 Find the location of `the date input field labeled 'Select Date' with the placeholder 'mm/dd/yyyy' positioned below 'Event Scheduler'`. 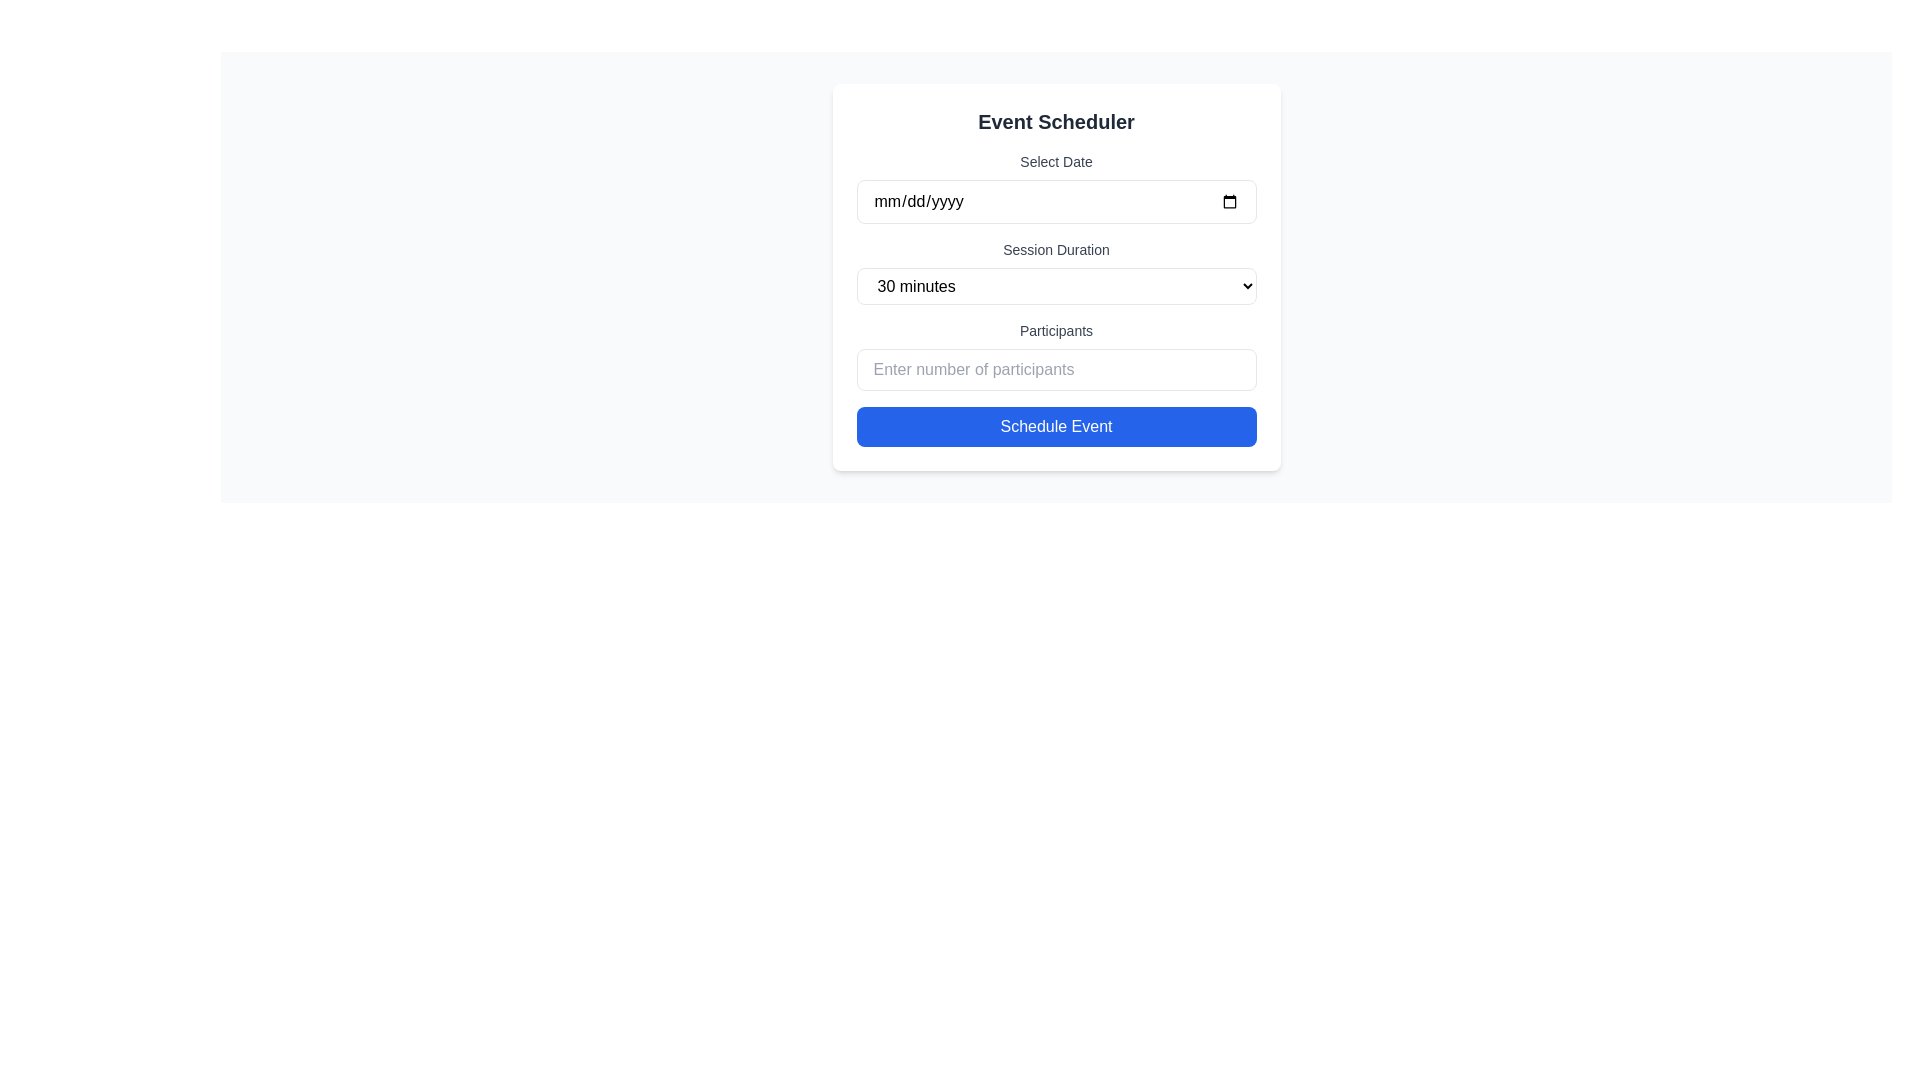

the date input field labeled 'Select Date' with the placeholder 'mm/dd/yyyy' positioned below 'Event Scheduler' is located at coordinates (1055, 188).